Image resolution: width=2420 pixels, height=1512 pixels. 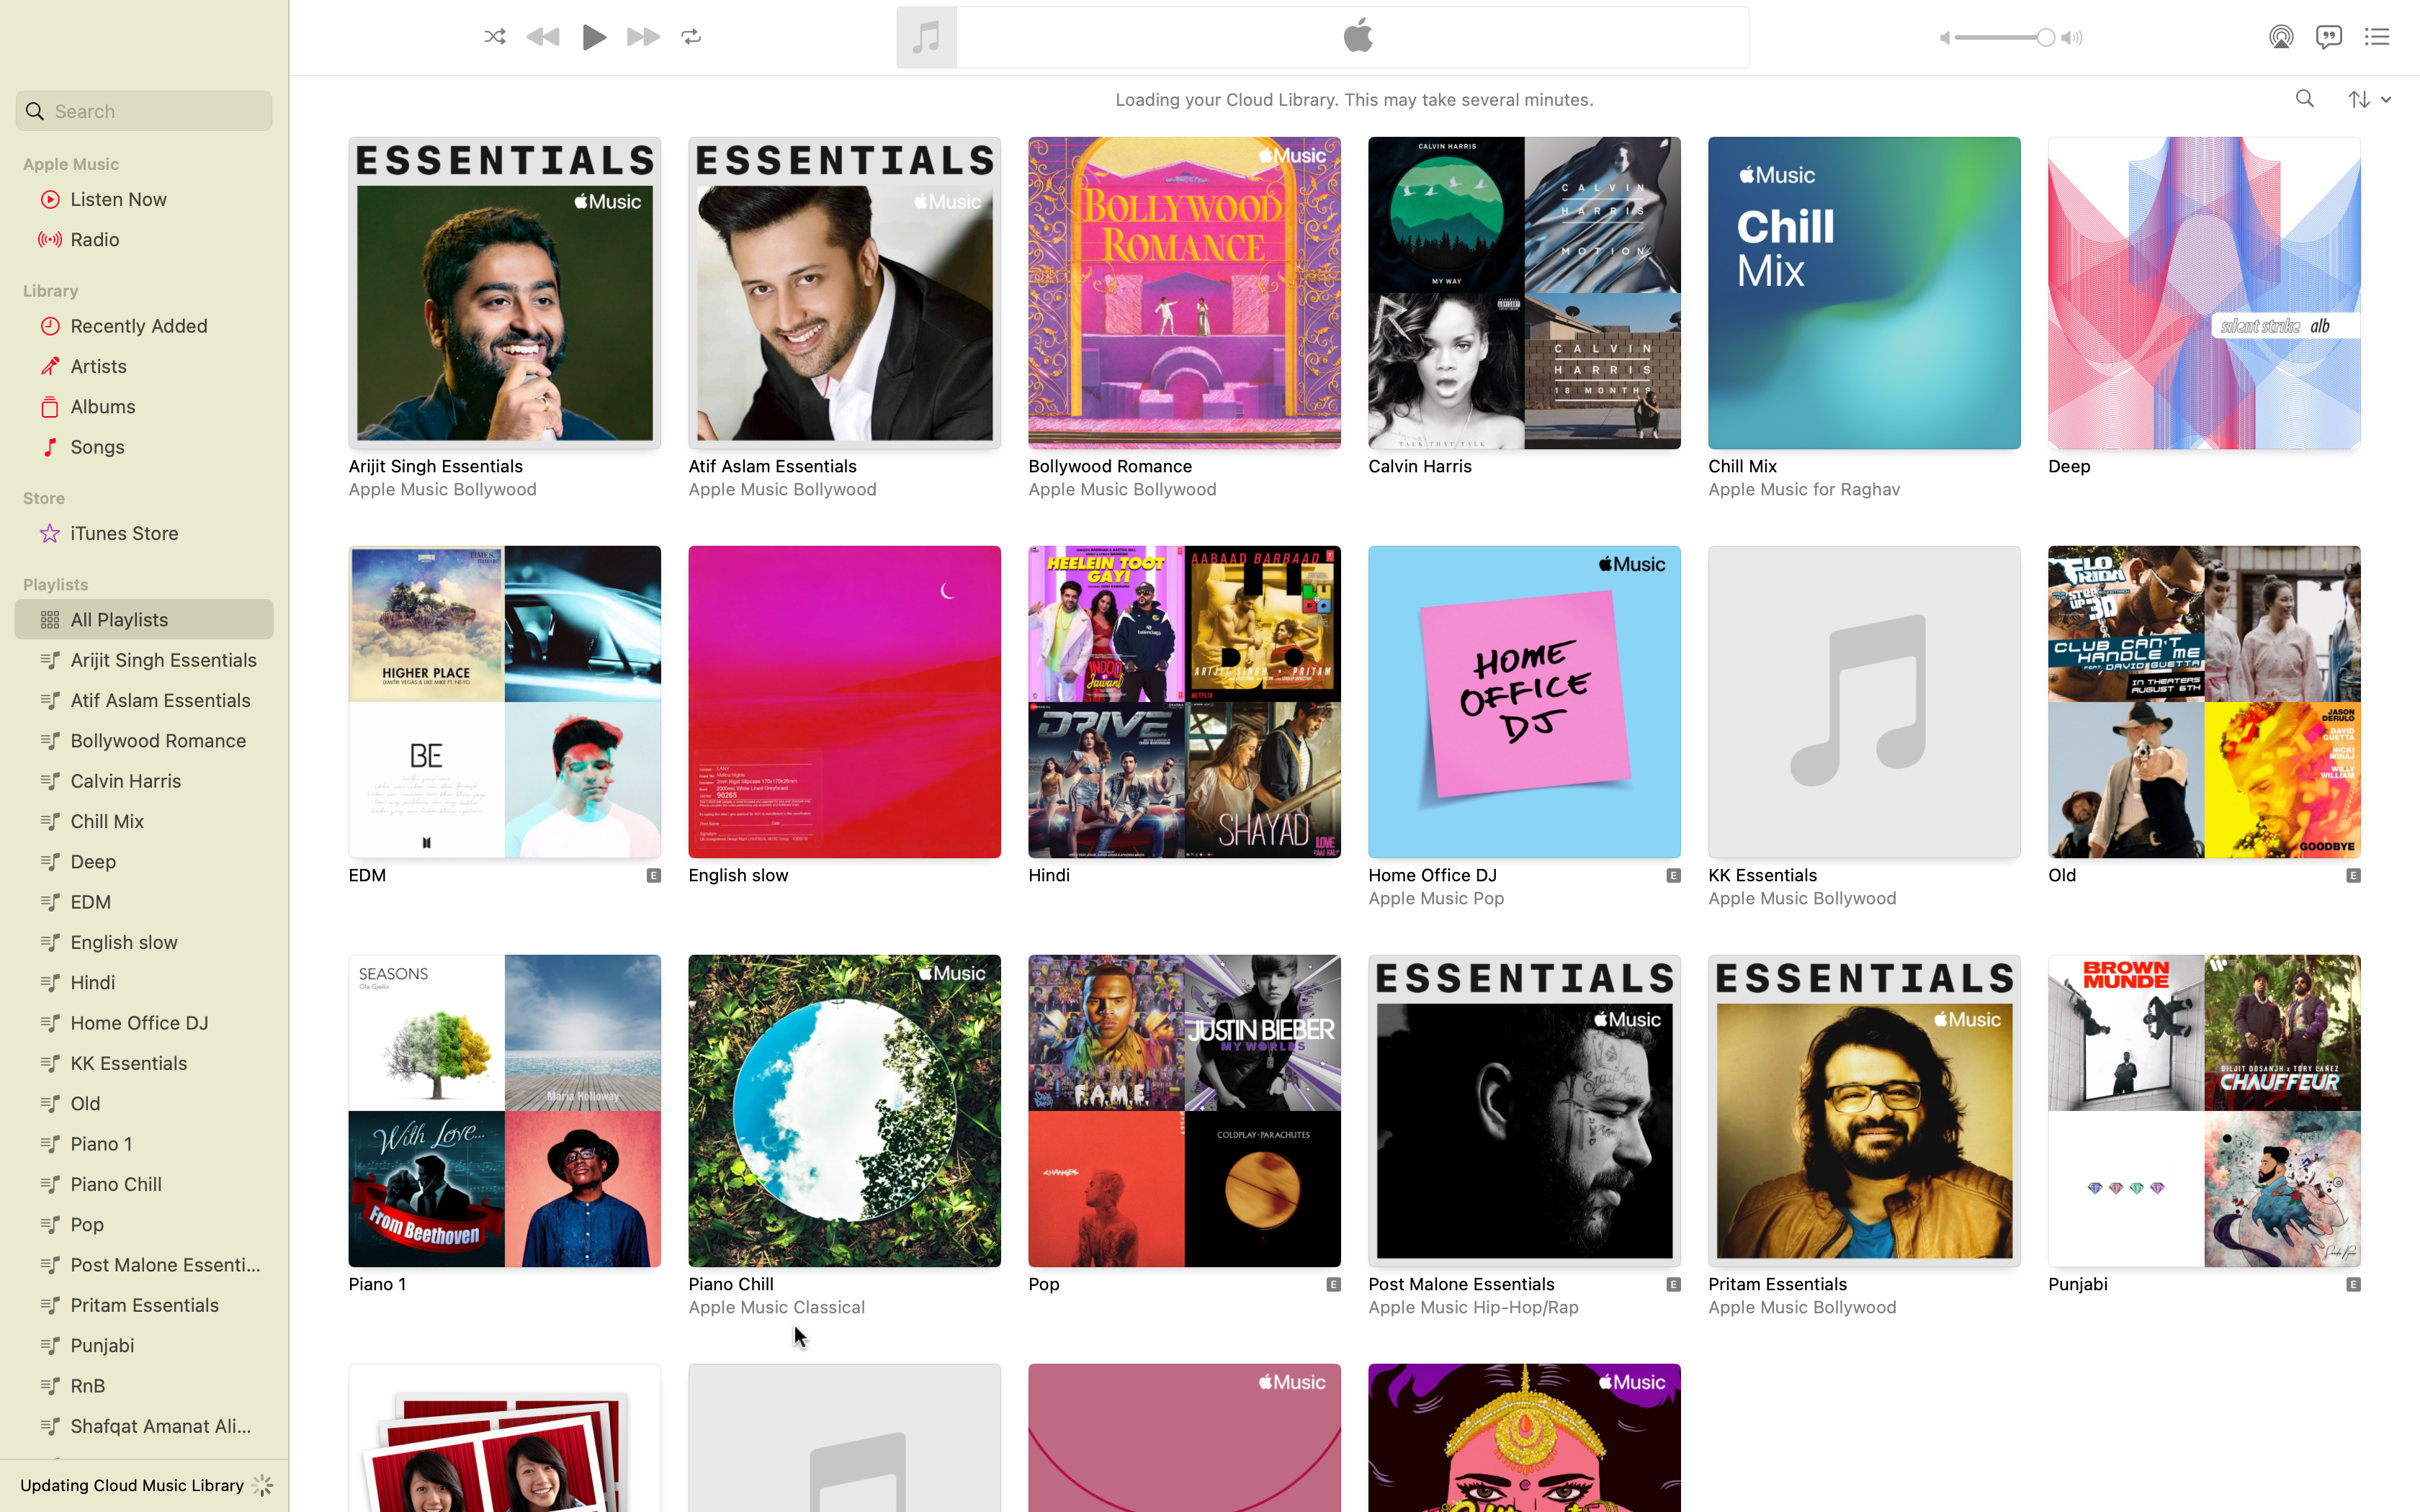 I want to click on the playlist Piano Chill, so click(x=847, y=1140).